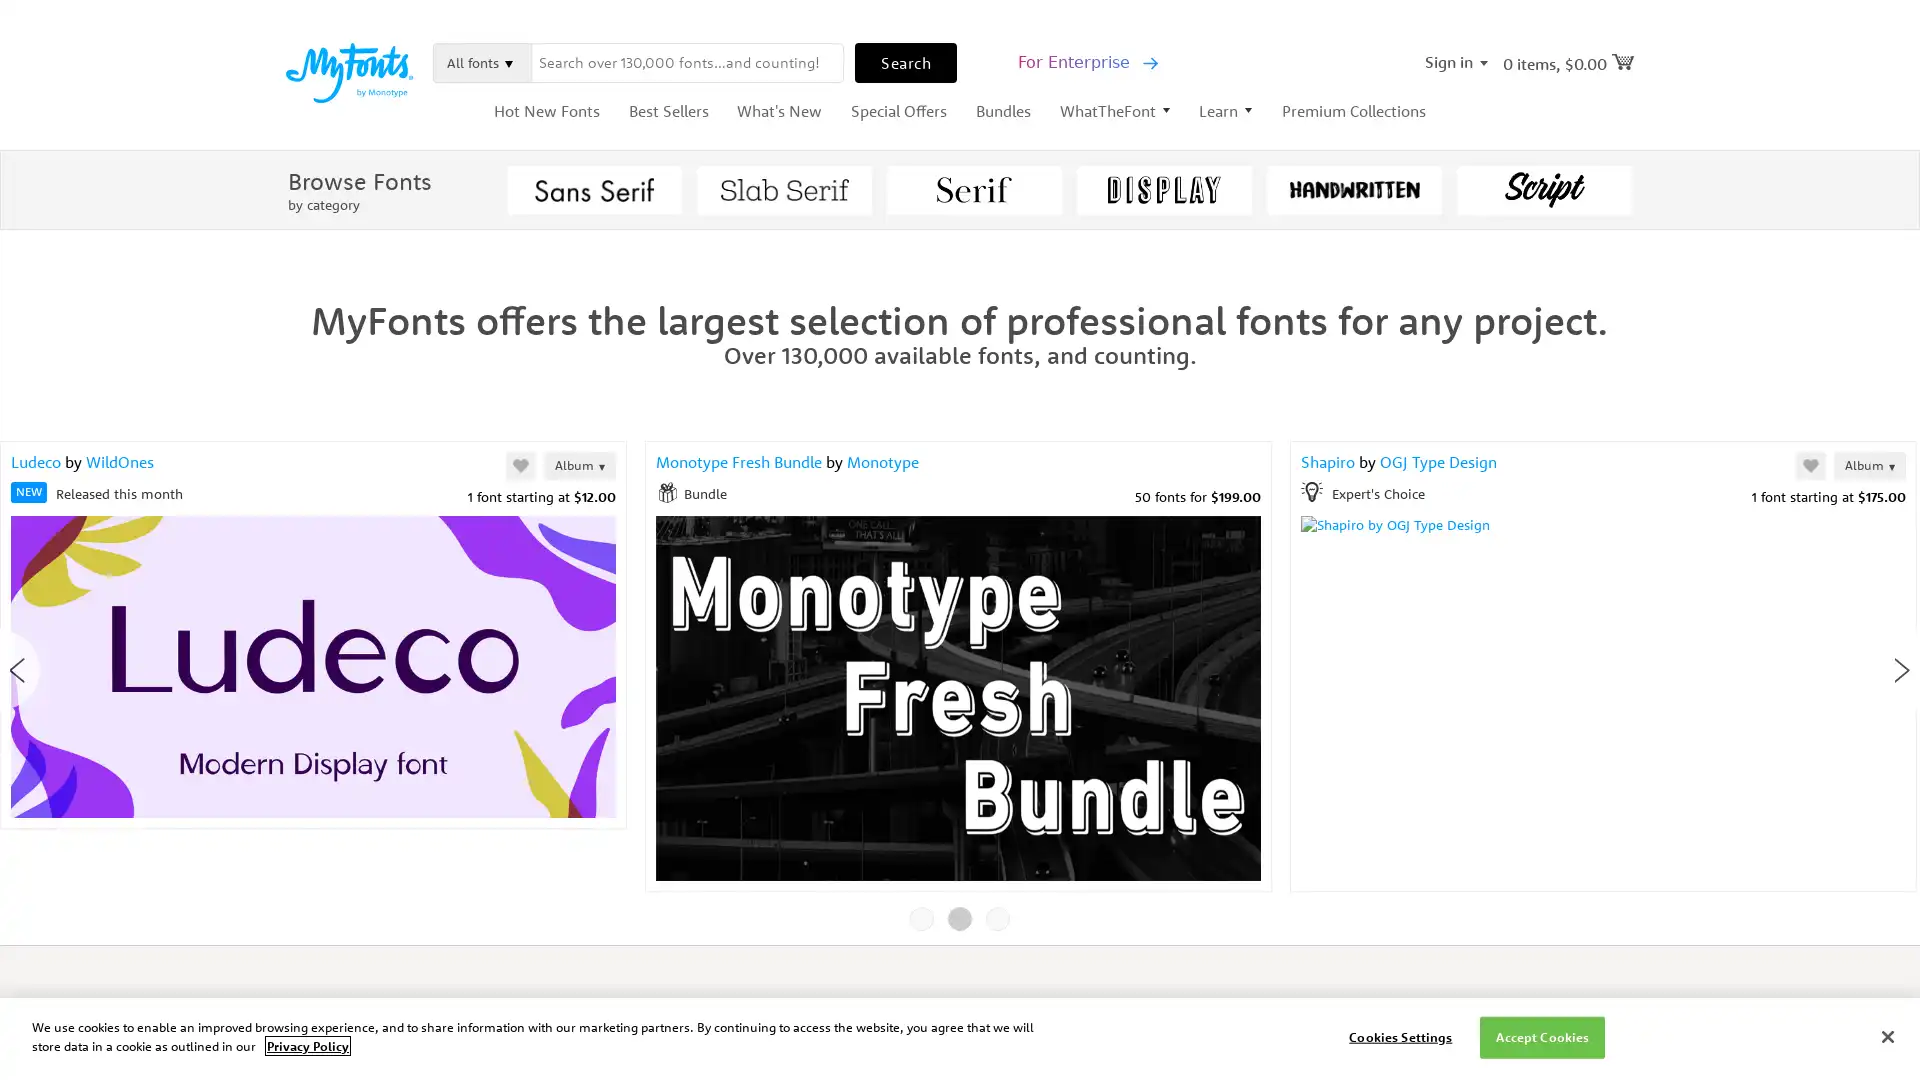  Describe the element at coordinates (905, 60) in the screenshot. I see `Search` at that location.